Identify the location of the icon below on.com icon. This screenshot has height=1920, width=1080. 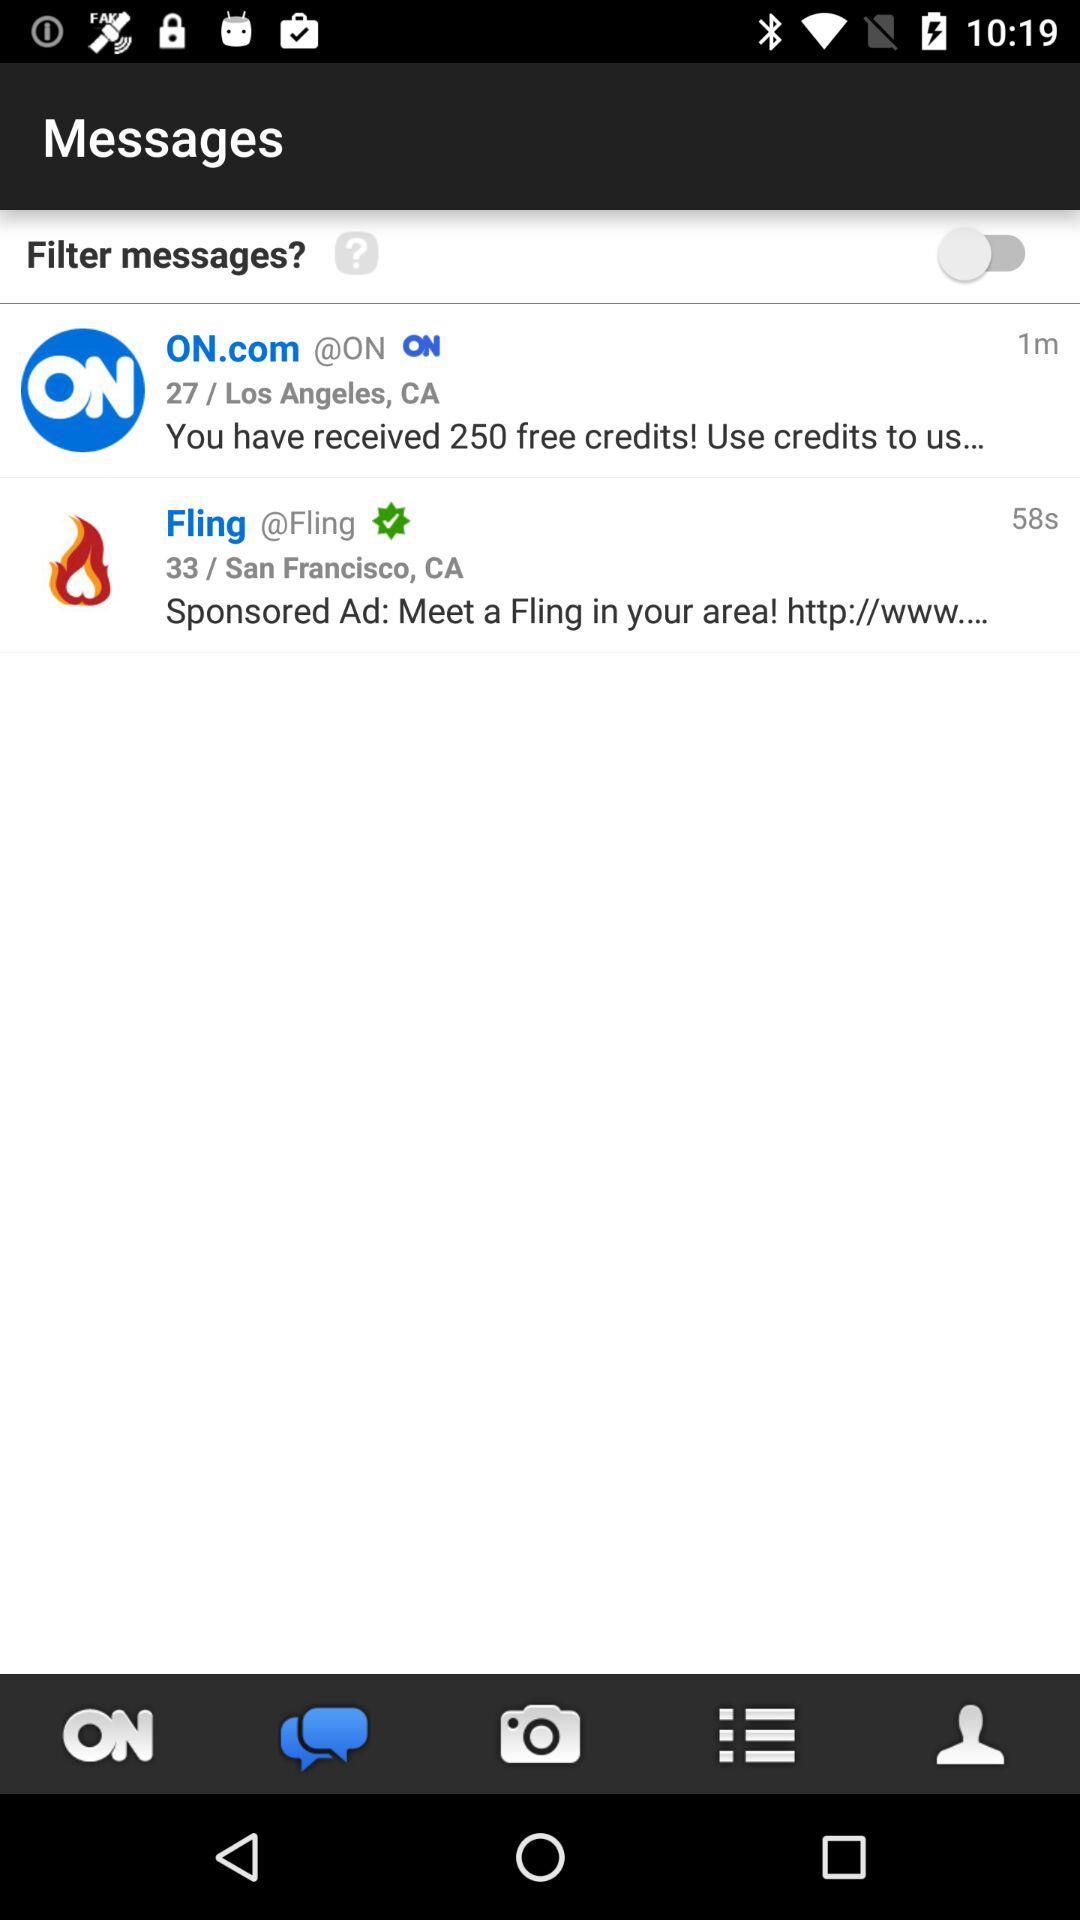
(302, 391).